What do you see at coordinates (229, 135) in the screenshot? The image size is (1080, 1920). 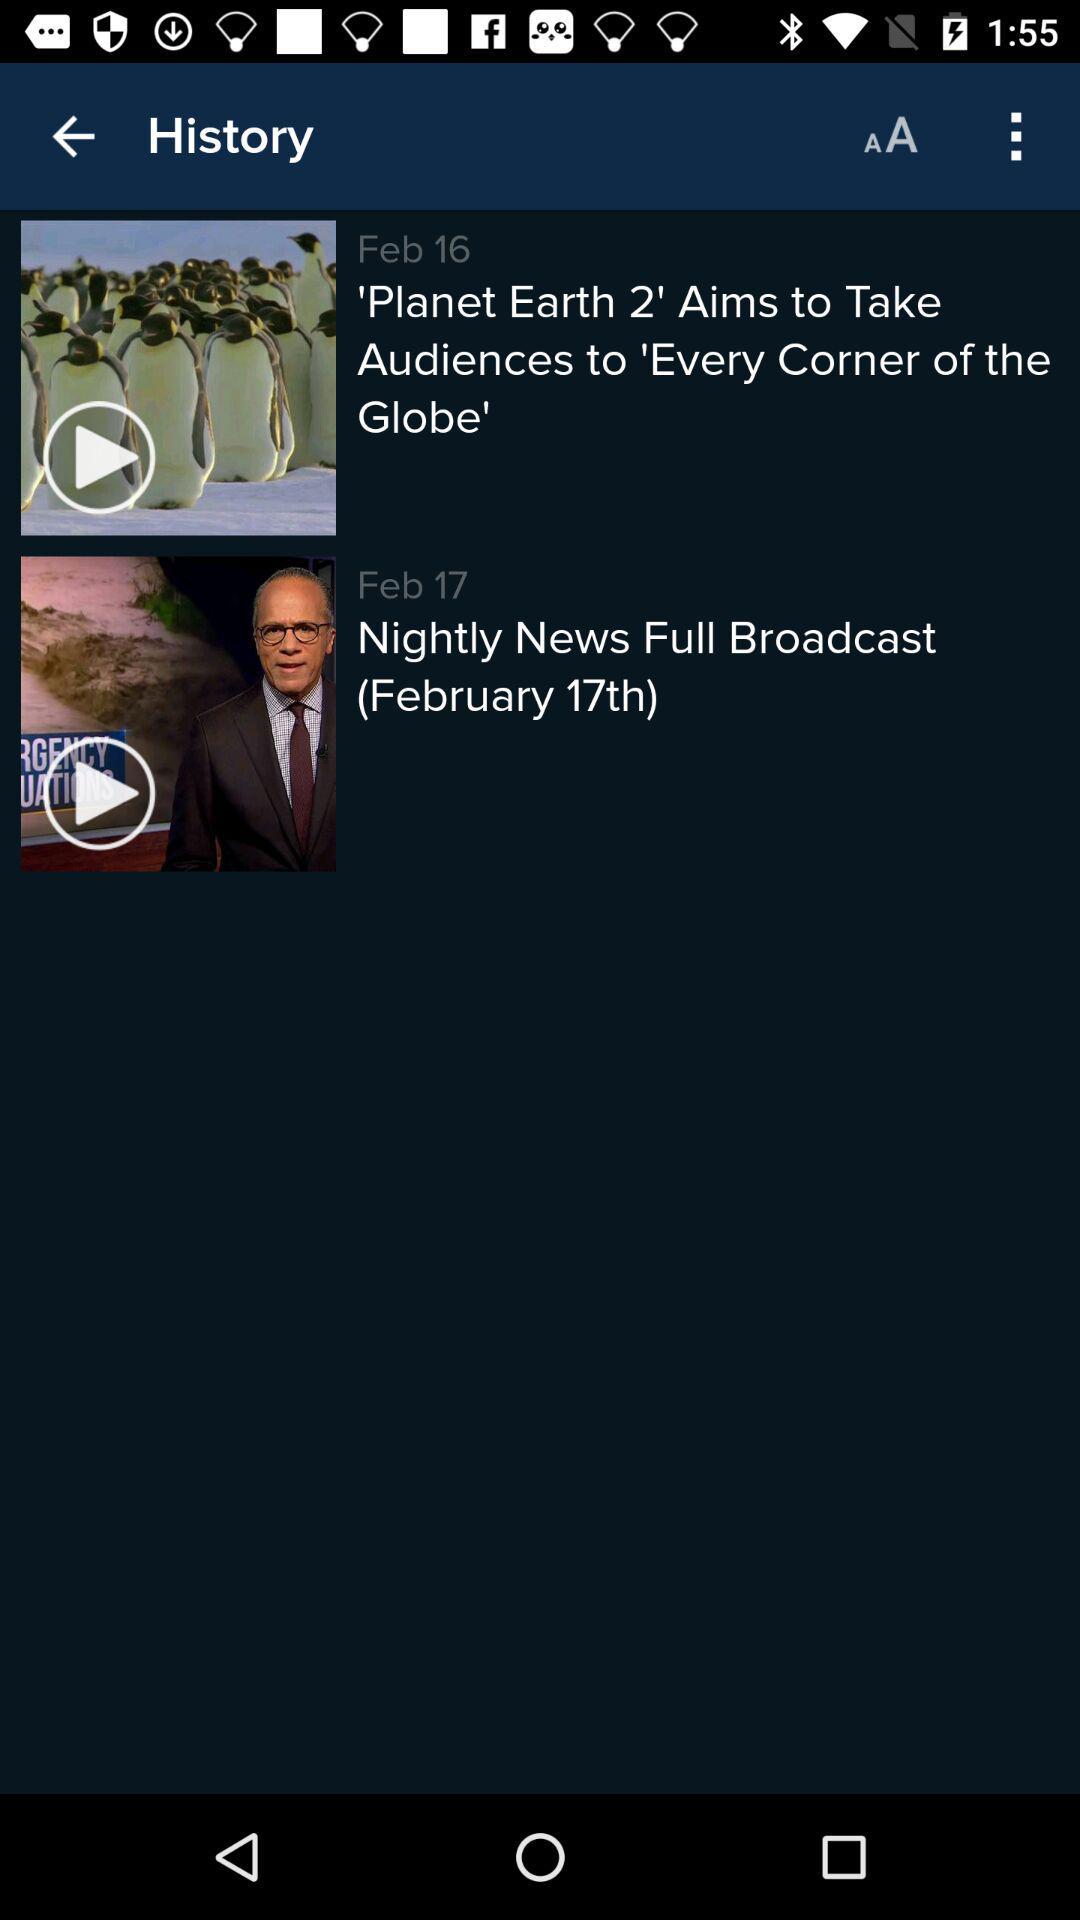 I see `the history` at bounding box center [229, 135].